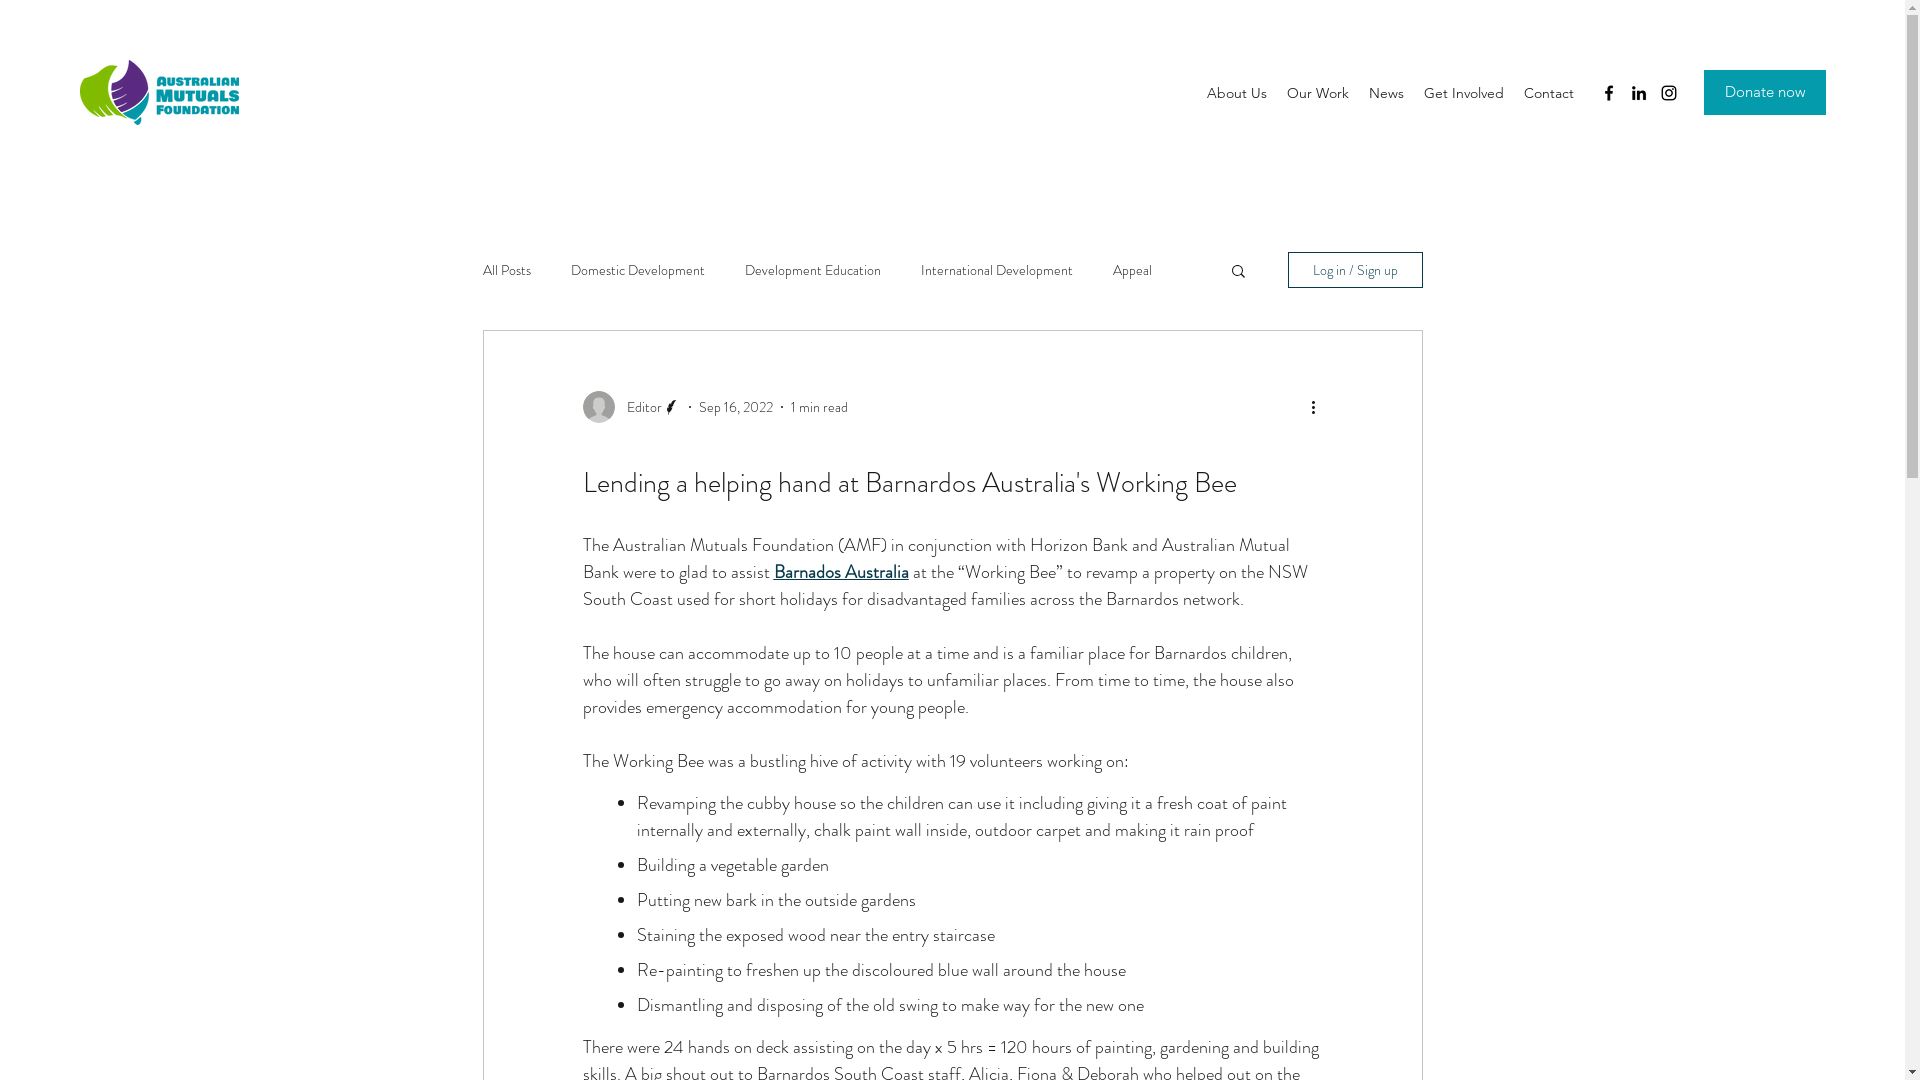 The height and width of the screenshot is (1080, 1920). Describe the element at coordinates (1236, 92) in the screenshot. I see `'About Us'` at that location.